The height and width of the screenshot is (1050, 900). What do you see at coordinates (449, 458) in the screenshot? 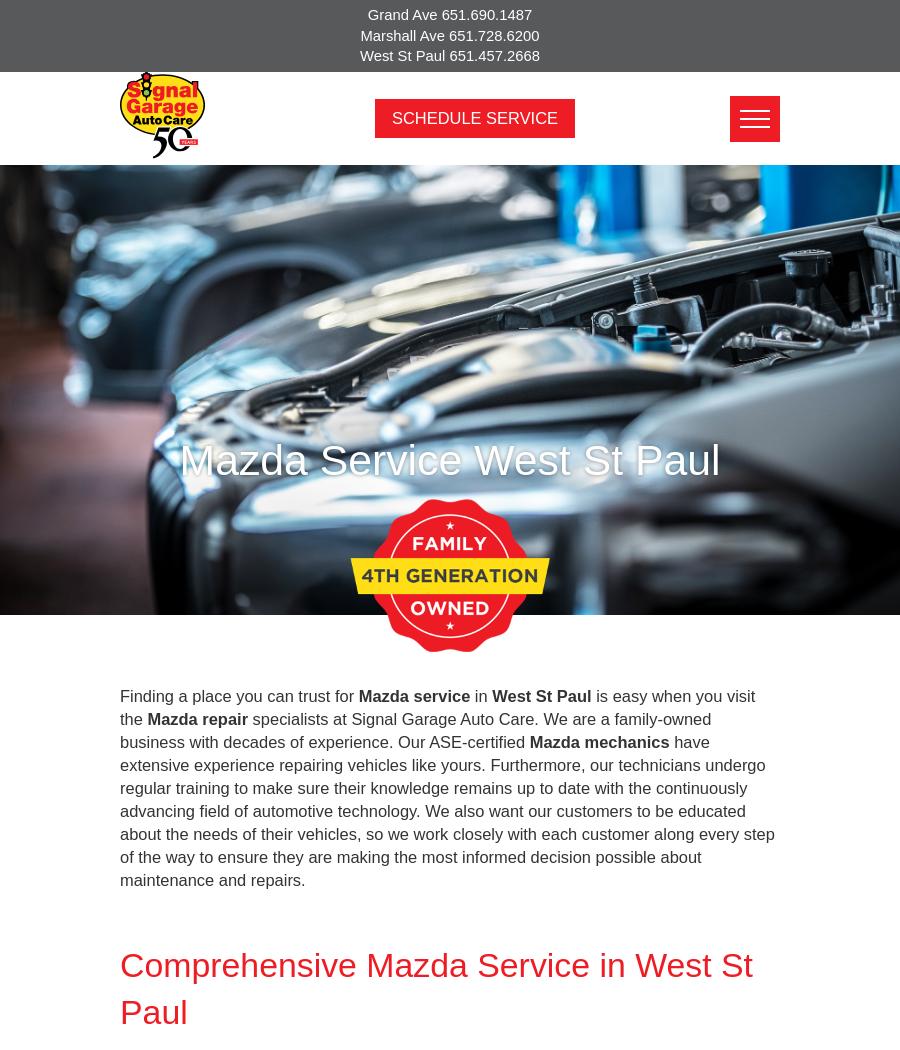
I see `'Mazda Service West St Paul'` at bounding box center [449, 458].